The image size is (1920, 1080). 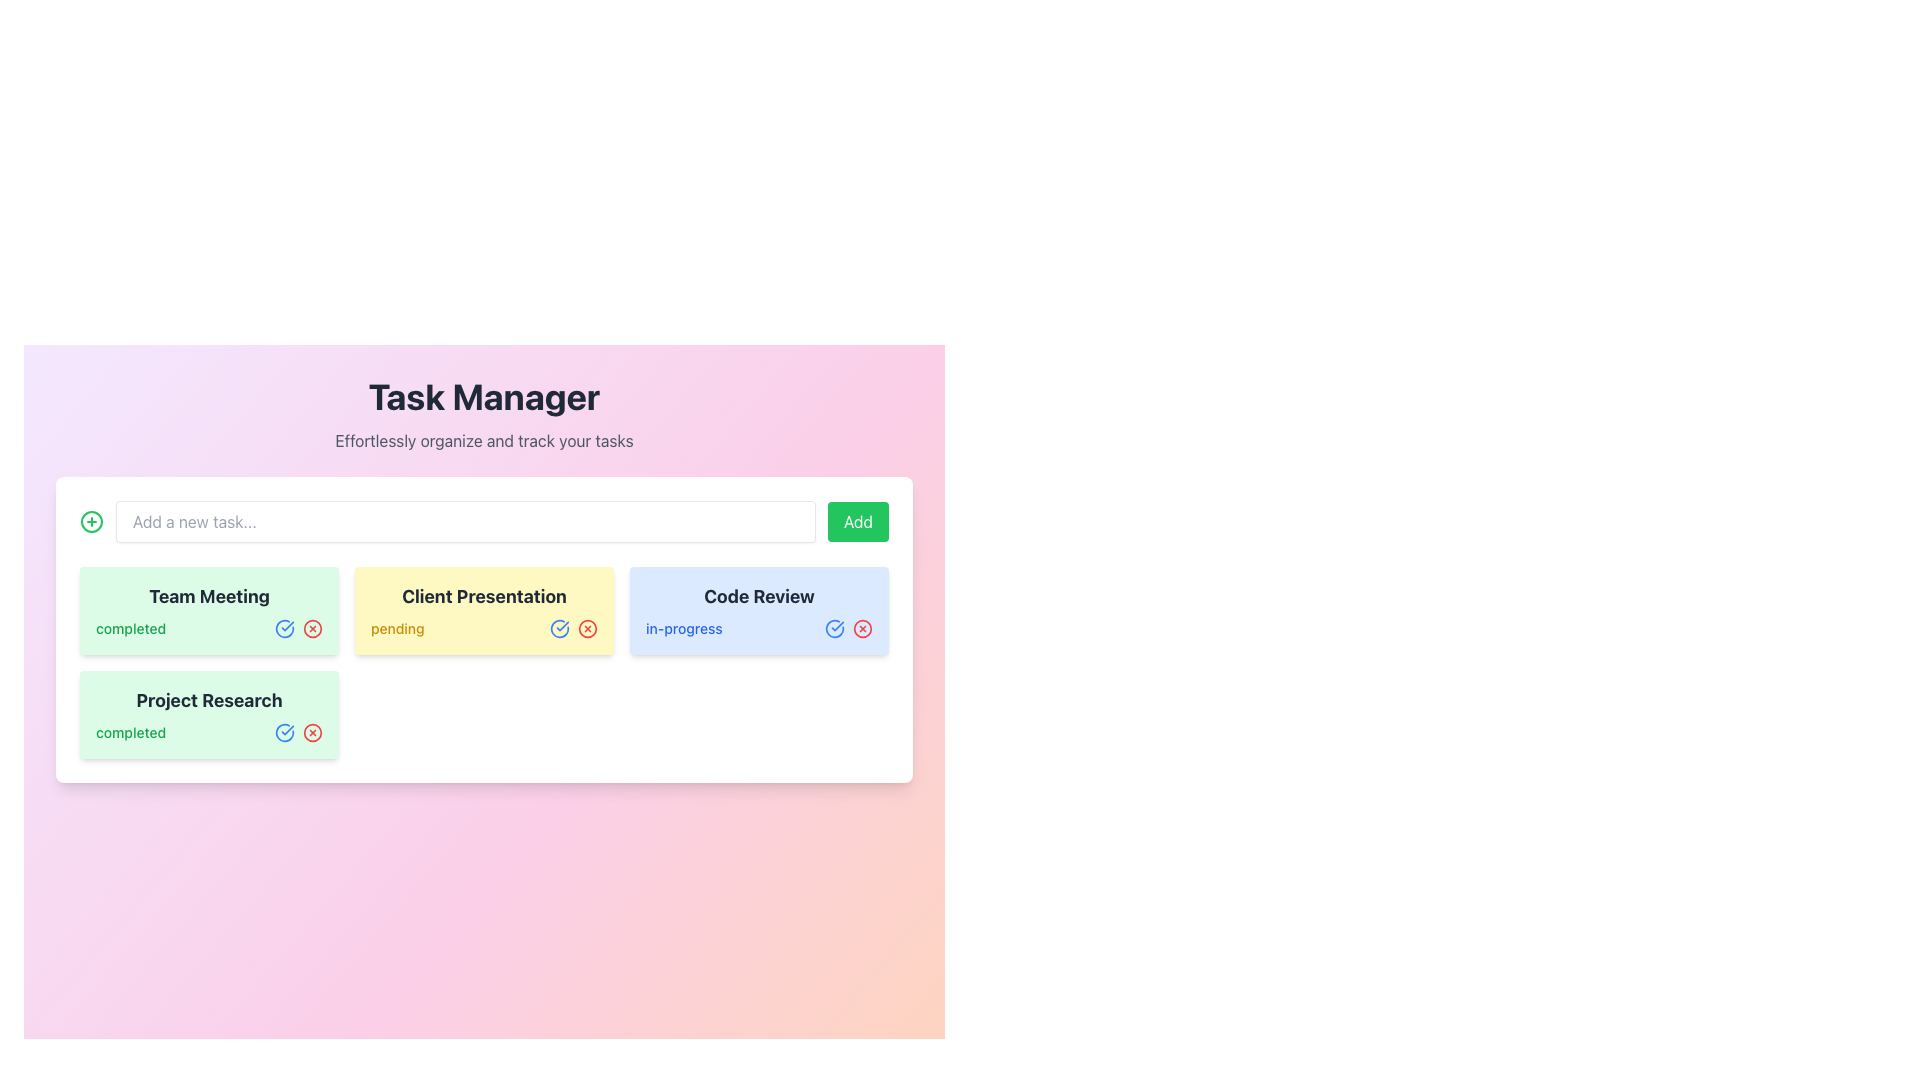 I want to click on the circular icon with a blue border resembling a validation checkmark to confirm task completion for the 'Client Presentation', so click(x=835, y=627).